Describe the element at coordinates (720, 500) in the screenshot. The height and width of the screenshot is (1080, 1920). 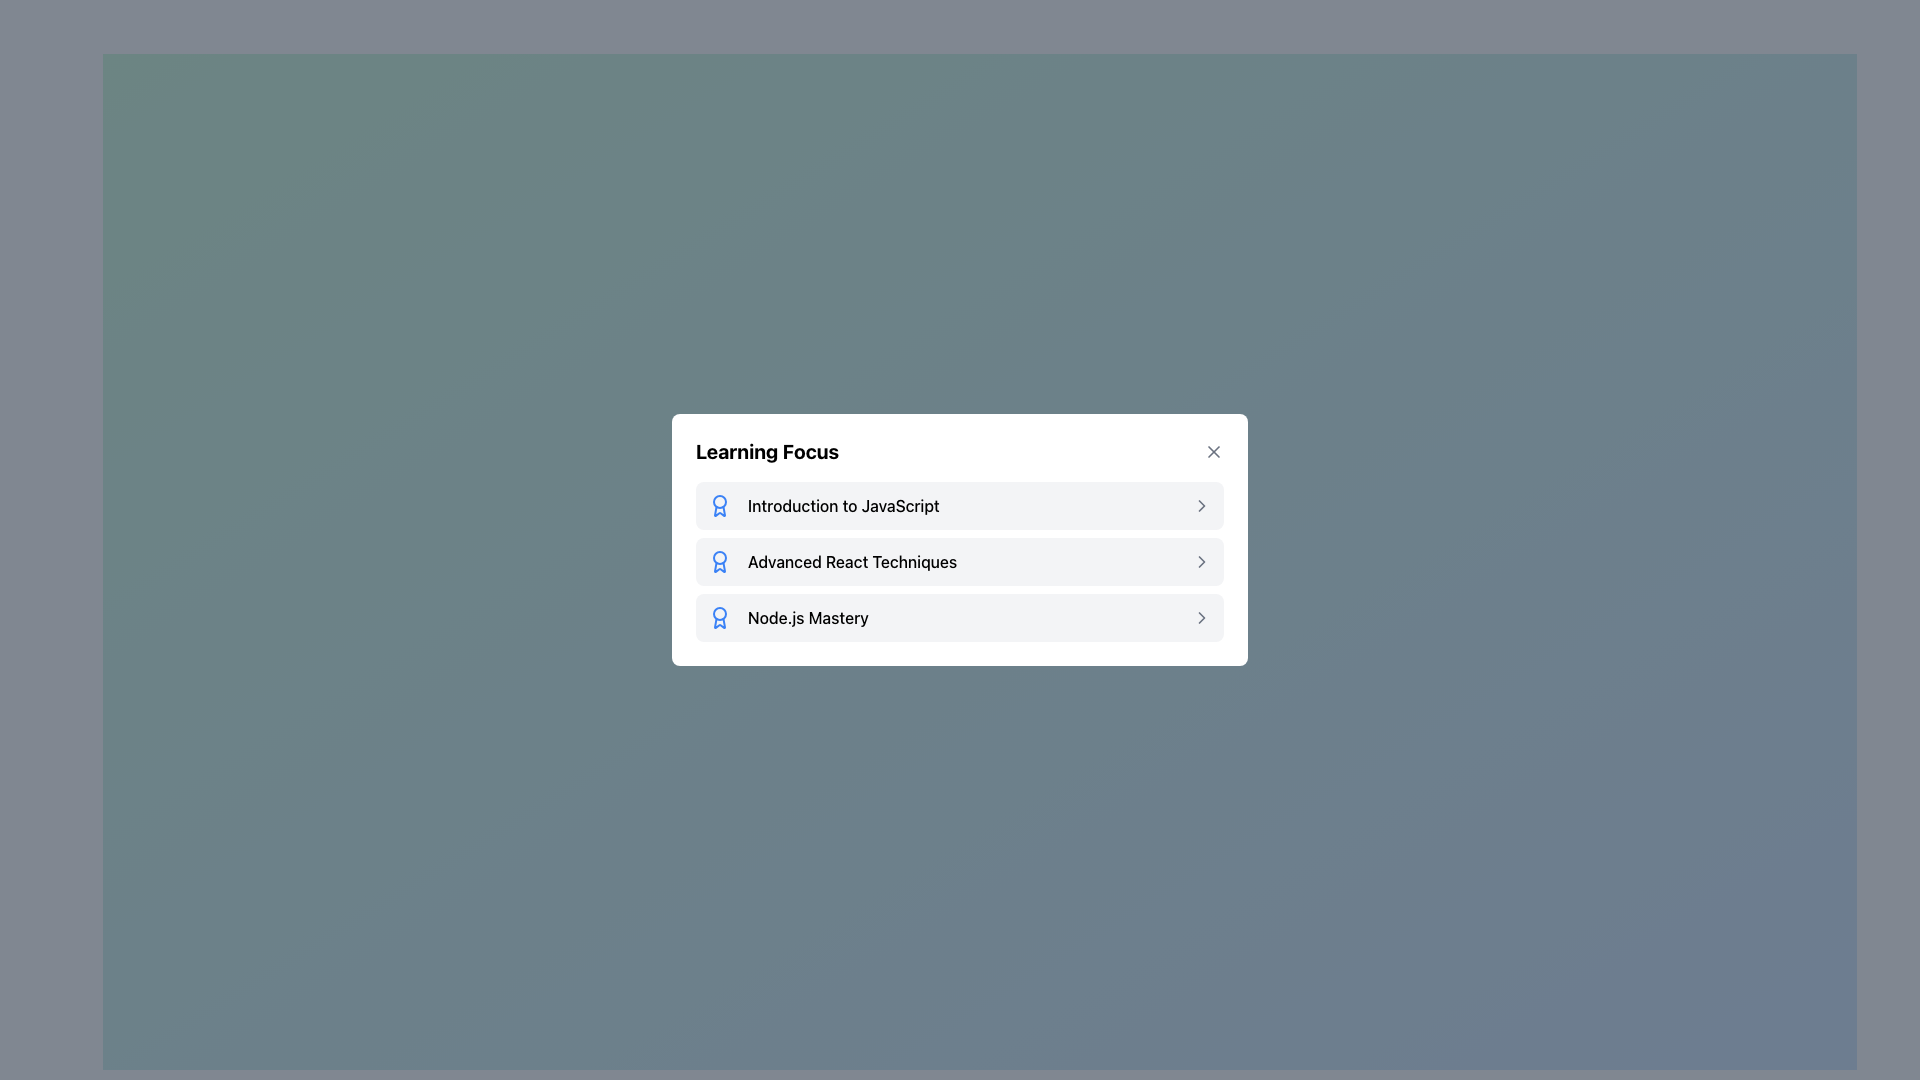
I see `the first circular element of the 'lucide lucide-award' SVG icon, which represents the 'Introduction to JavaScript' entry` at that location.